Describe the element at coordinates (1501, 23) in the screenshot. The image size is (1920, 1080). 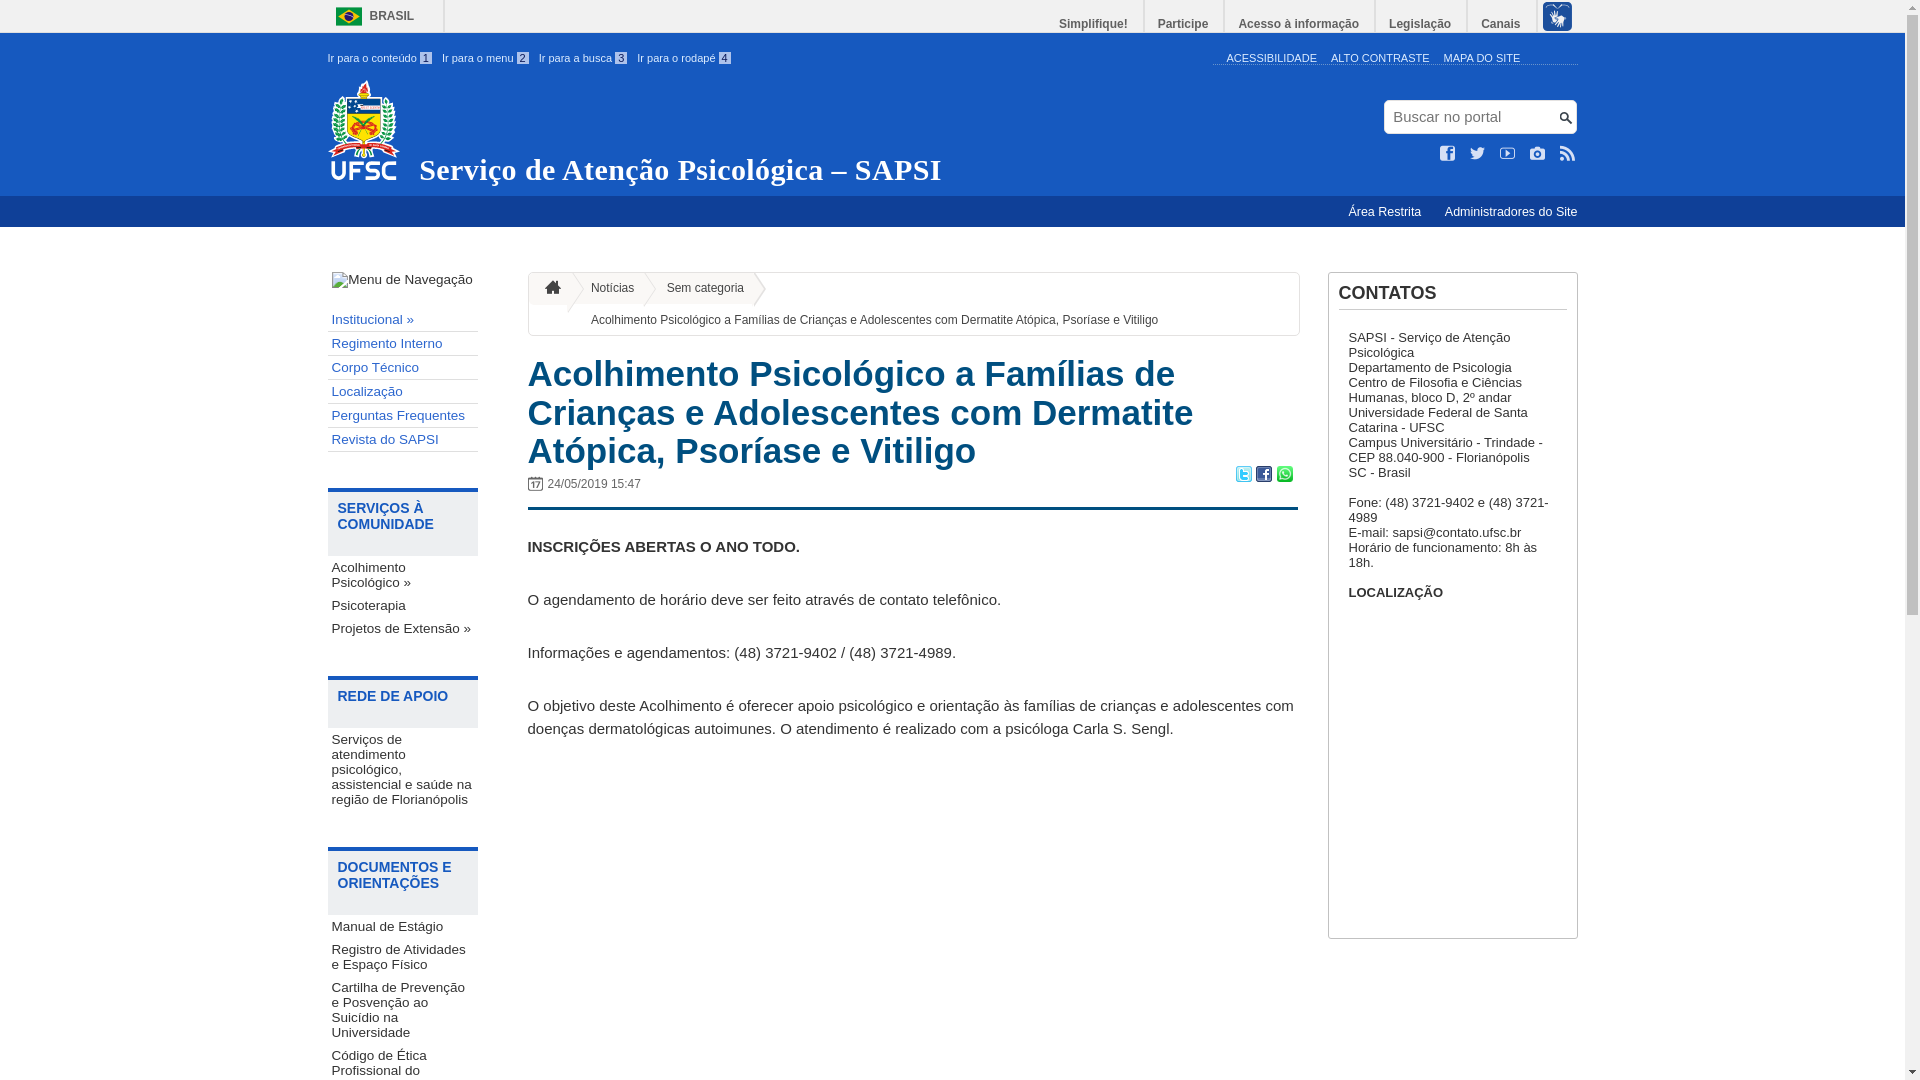
I see `'Canais'` at that location.